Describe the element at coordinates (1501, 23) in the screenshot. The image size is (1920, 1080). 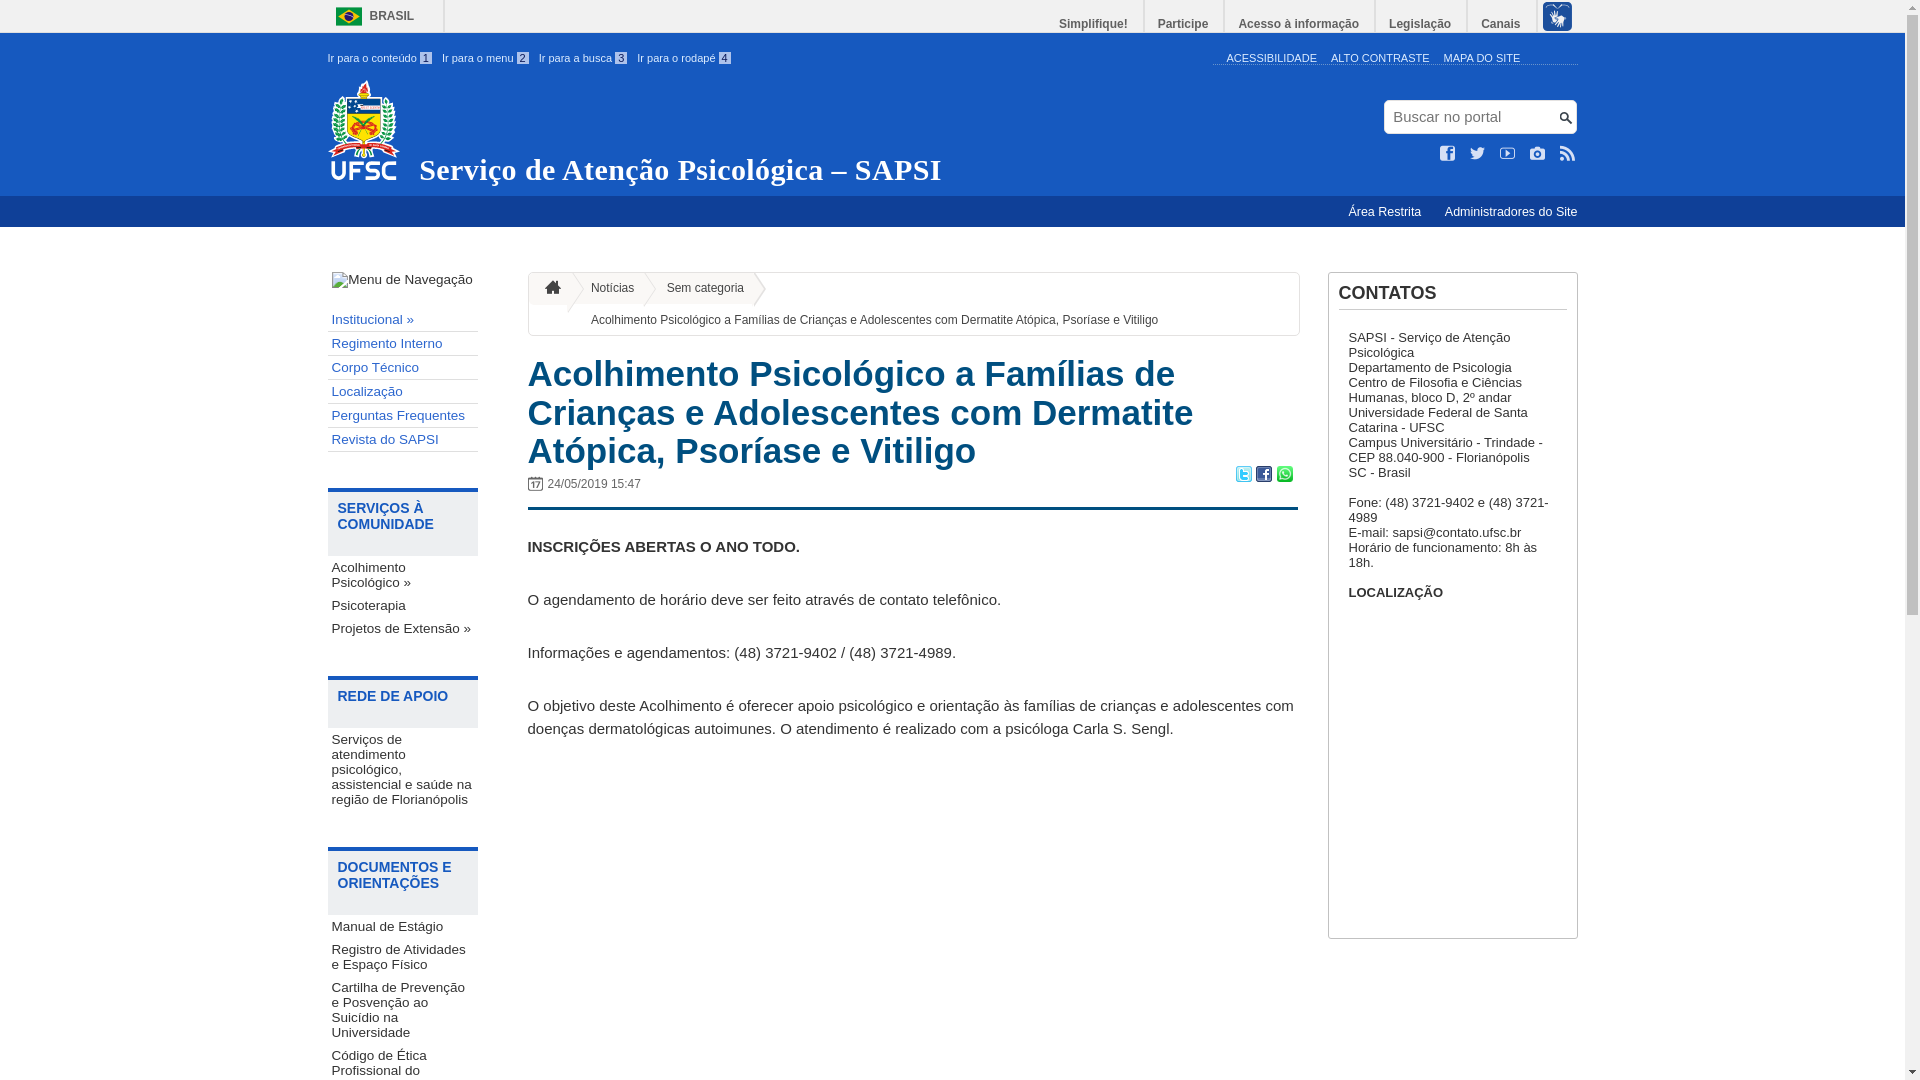
I see `'Canais'` at that location.